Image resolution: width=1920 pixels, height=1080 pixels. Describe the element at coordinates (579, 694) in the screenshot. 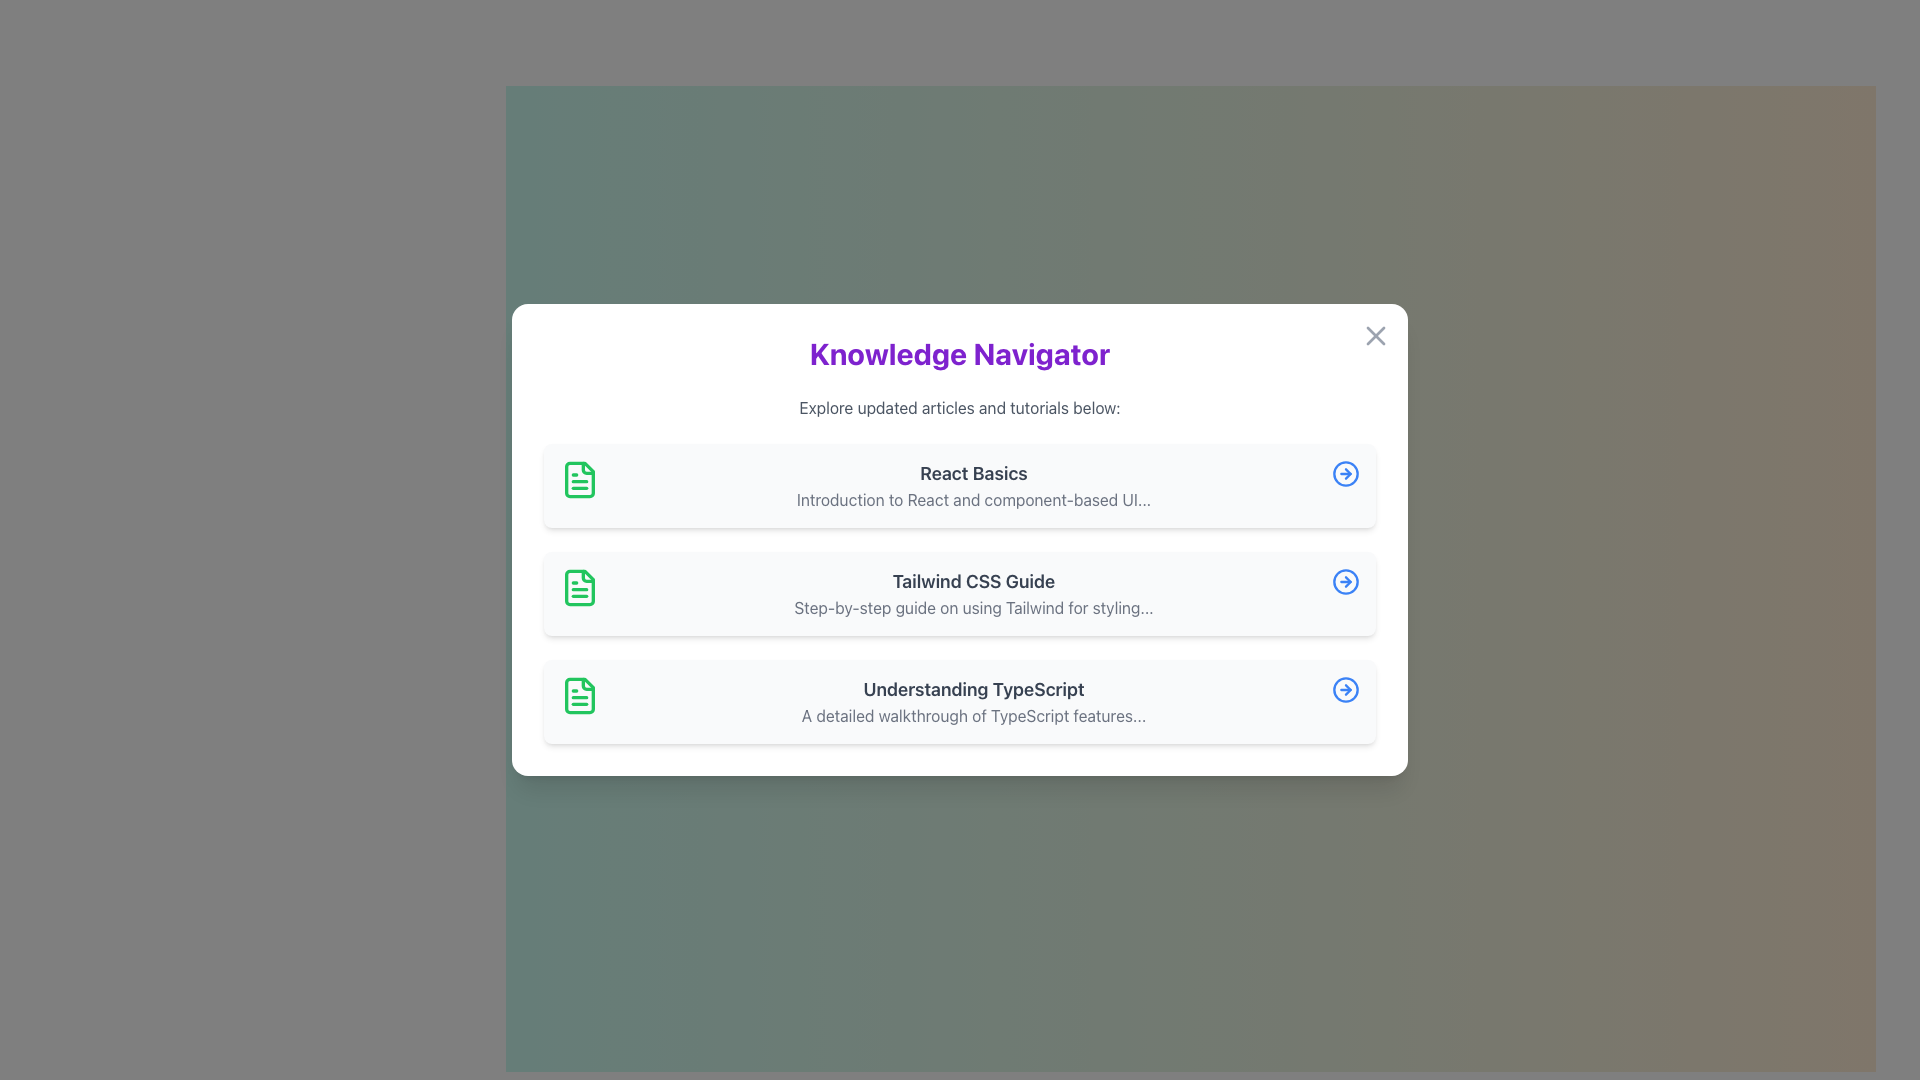

I see `the green document icon located at the bottom of a vertical list, representing the last entry in a three-item menu layout` at that location.